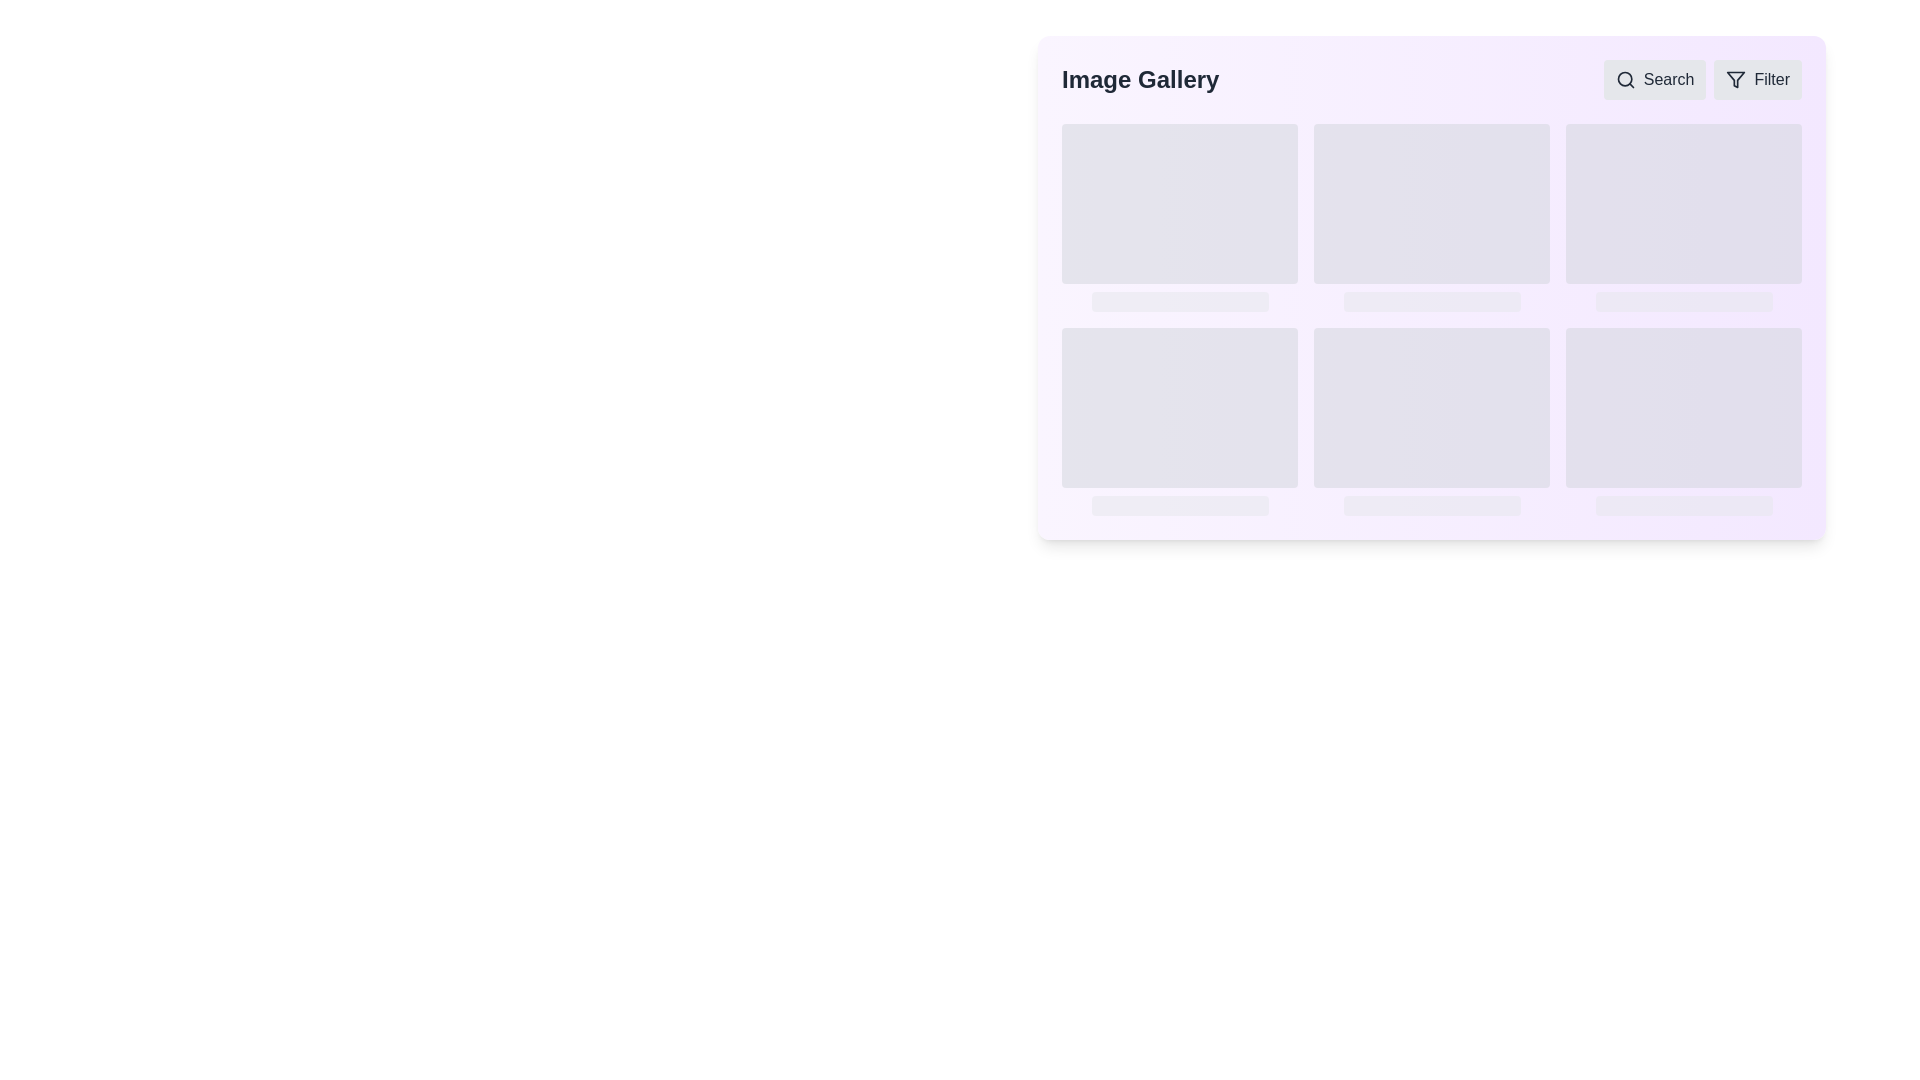  What do you see at coordinates (1180, 420) in the screenshot?
I see `details of the placeholder or content card located in the seventh slot of the grid layout, which has a light gray color and rounded corners` at bounding box center [1180, 420].